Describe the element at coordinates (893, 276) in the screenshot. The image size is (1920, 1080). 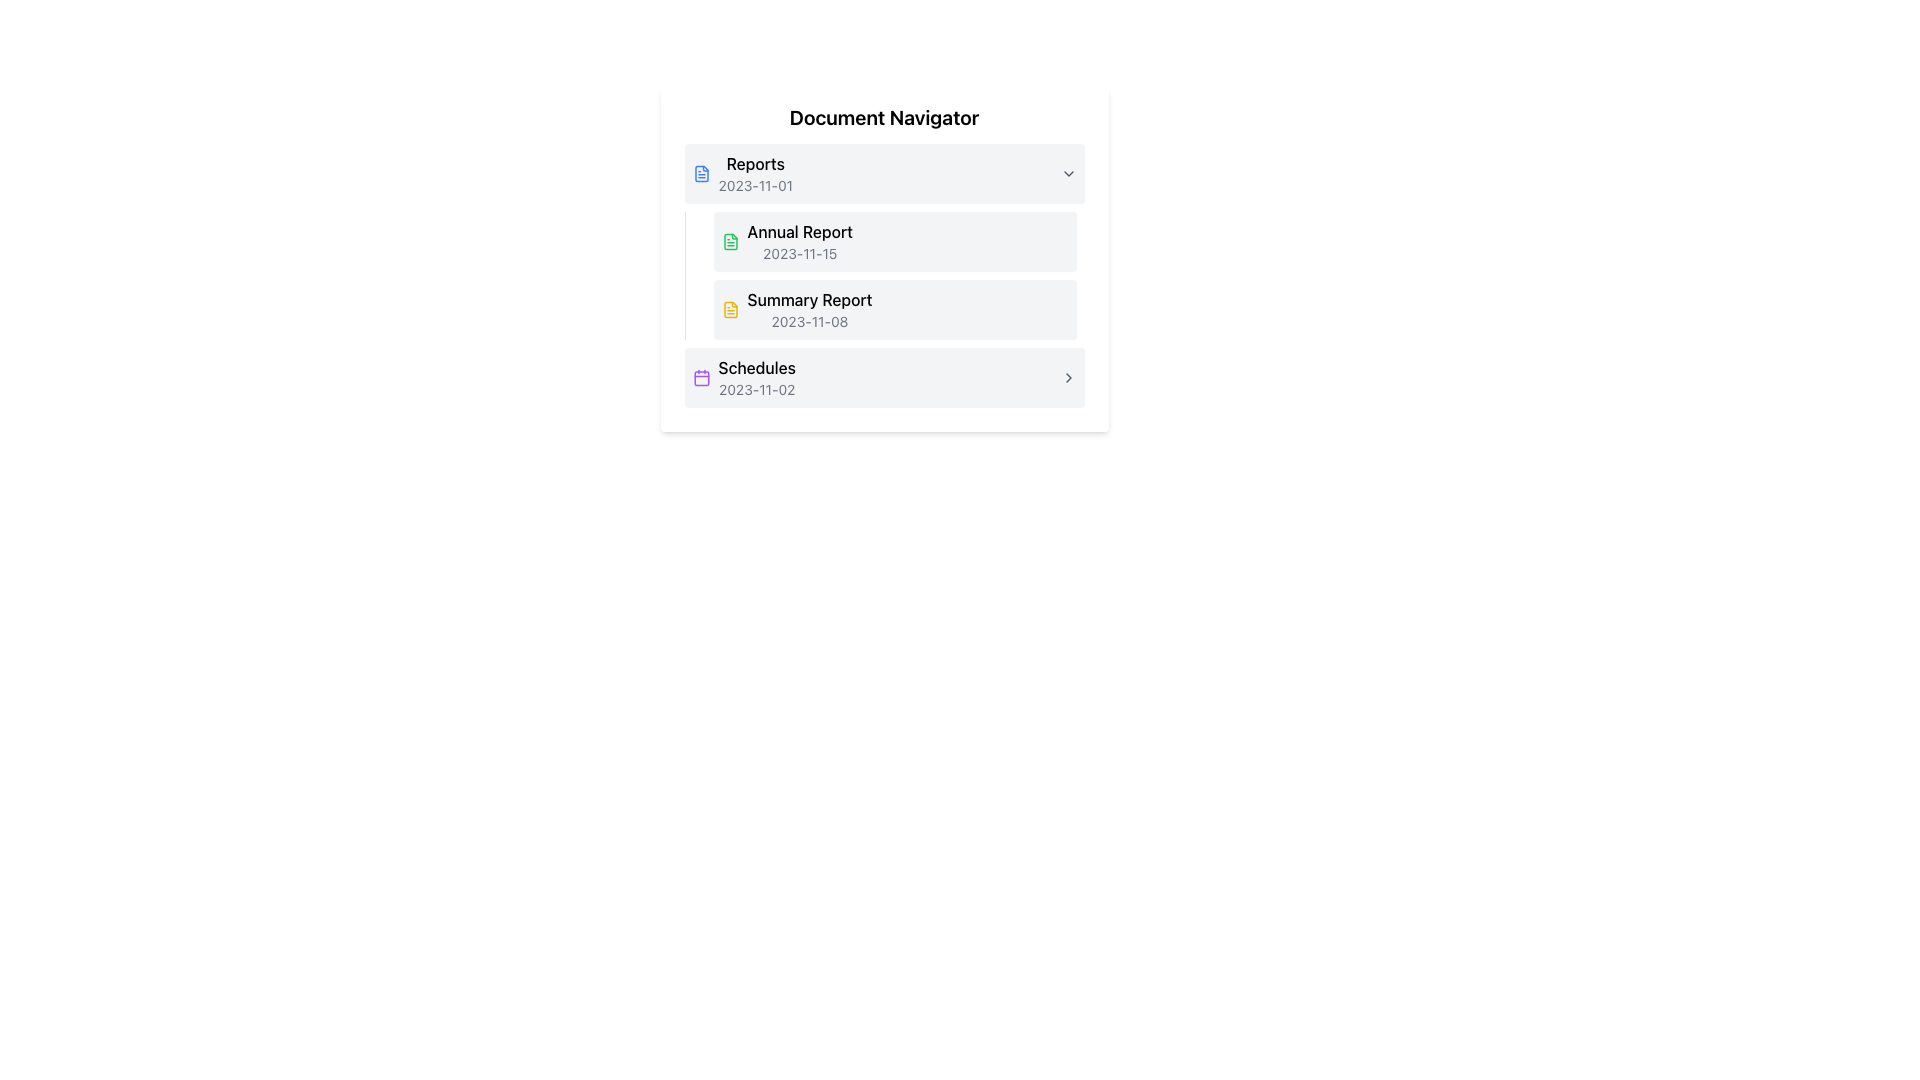
I see `the Clickable List Item containing 'Annual Report' and 'Summary Report'` at that location.